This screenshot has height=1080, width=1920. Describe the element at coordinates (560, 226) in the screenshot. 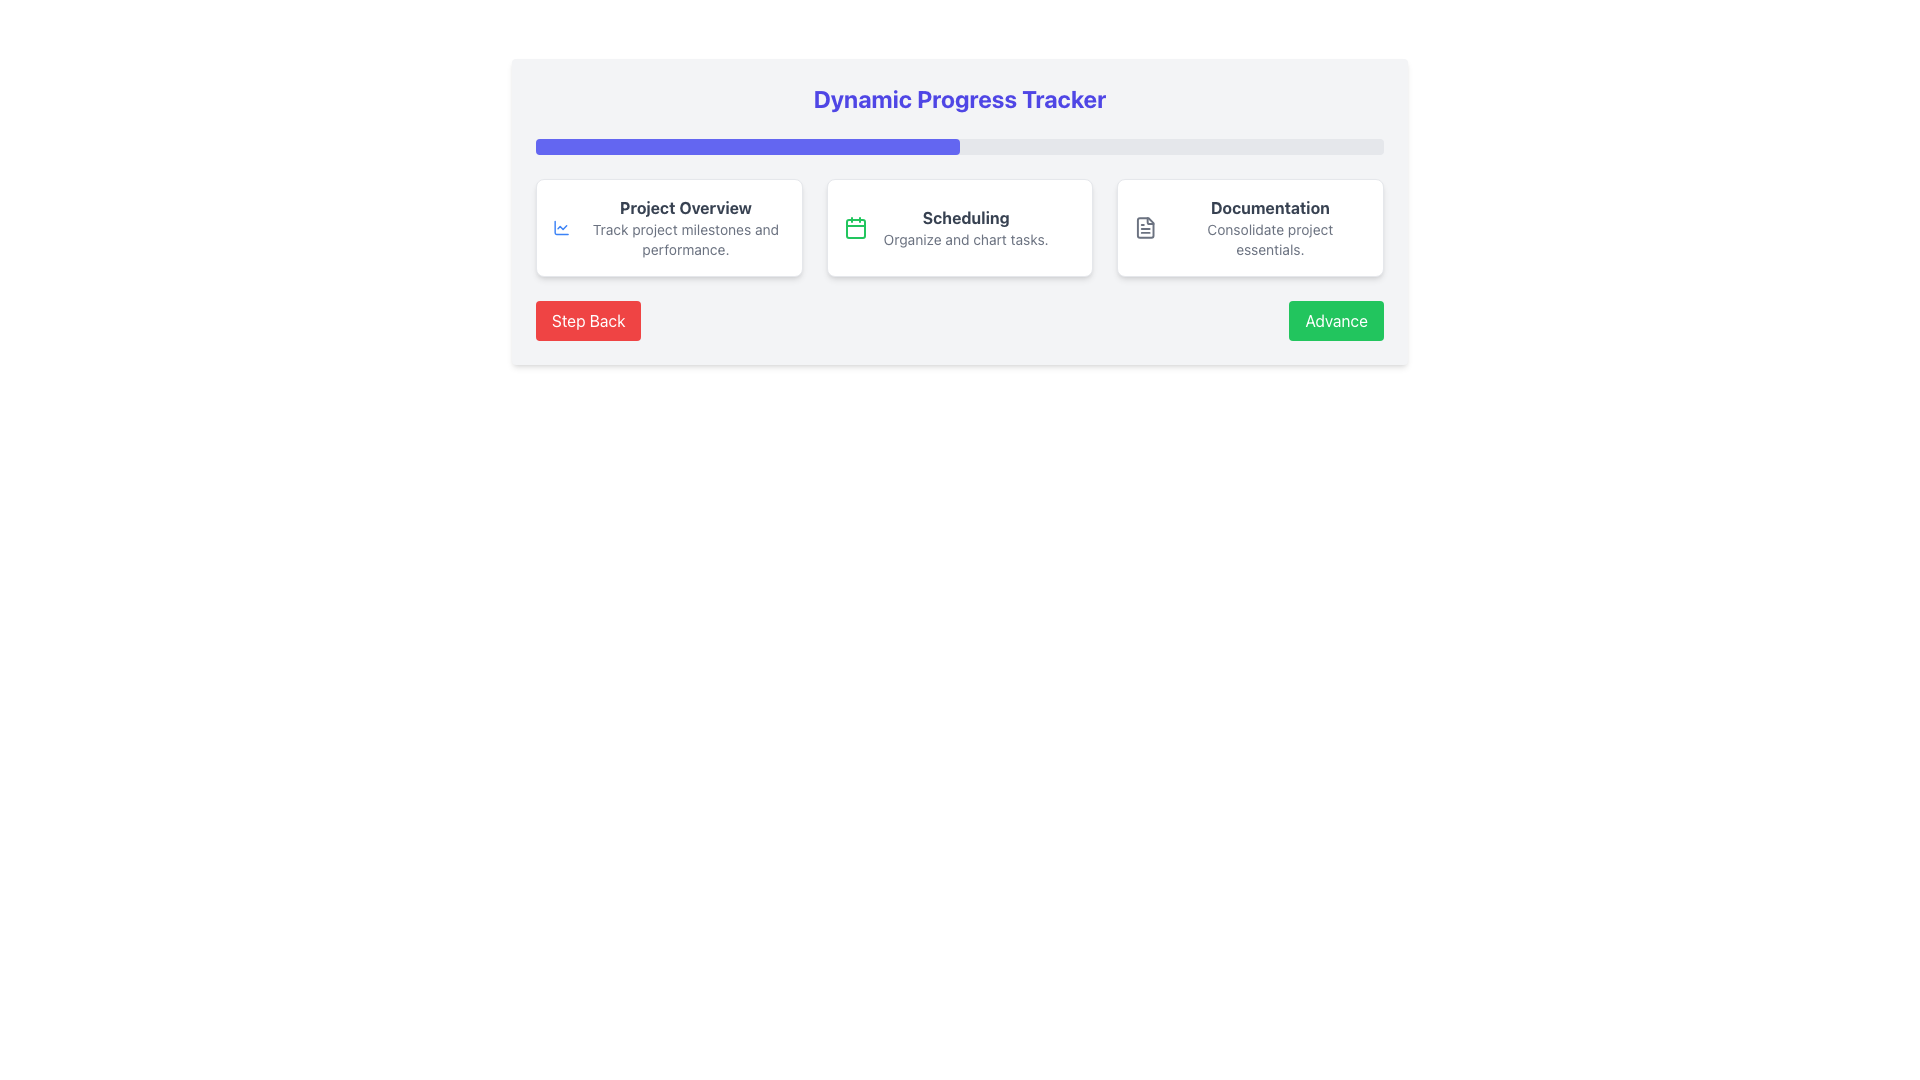

I see `the decorative vector graphic component of the SVG icon located at the top-left of the 'Project Overview' card` at that location.